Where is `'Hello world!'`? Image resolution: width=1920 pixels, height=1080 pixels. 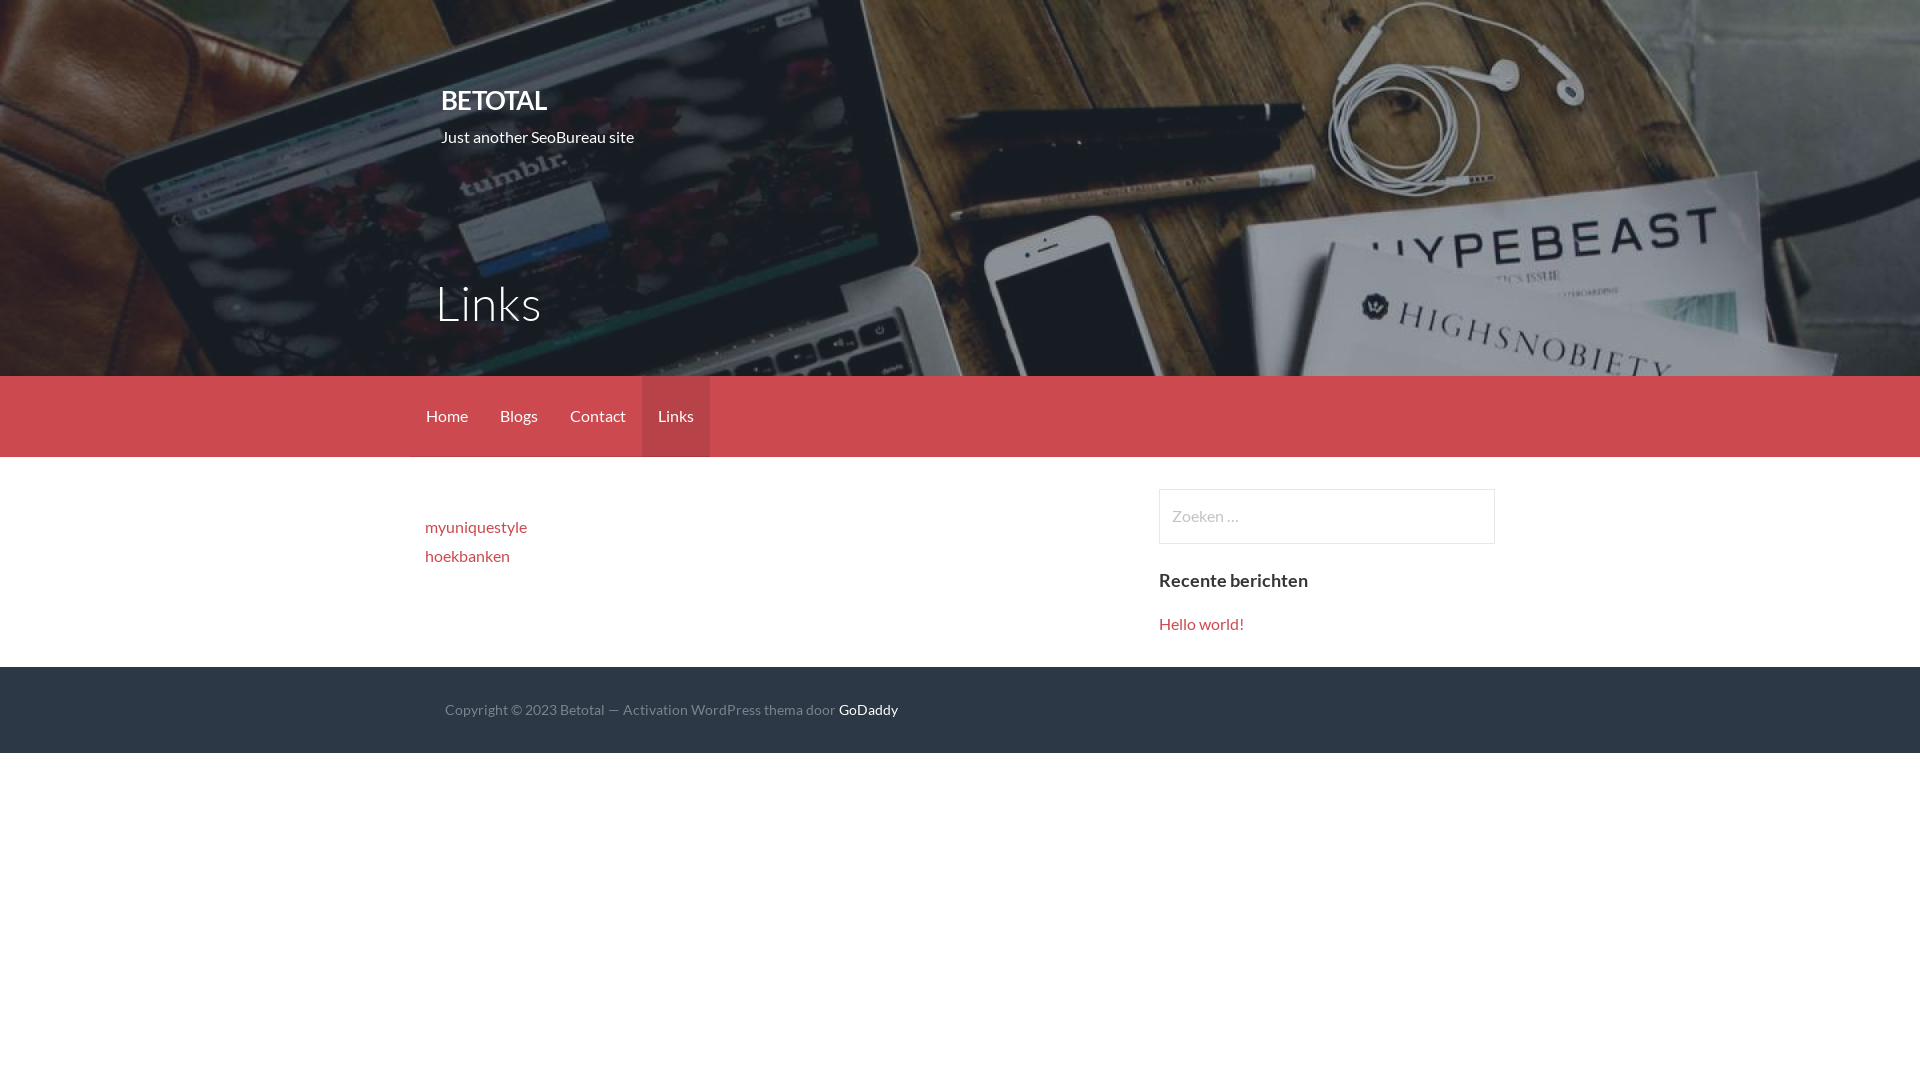 'Hello world!' is located at coordinates (1158, 622).